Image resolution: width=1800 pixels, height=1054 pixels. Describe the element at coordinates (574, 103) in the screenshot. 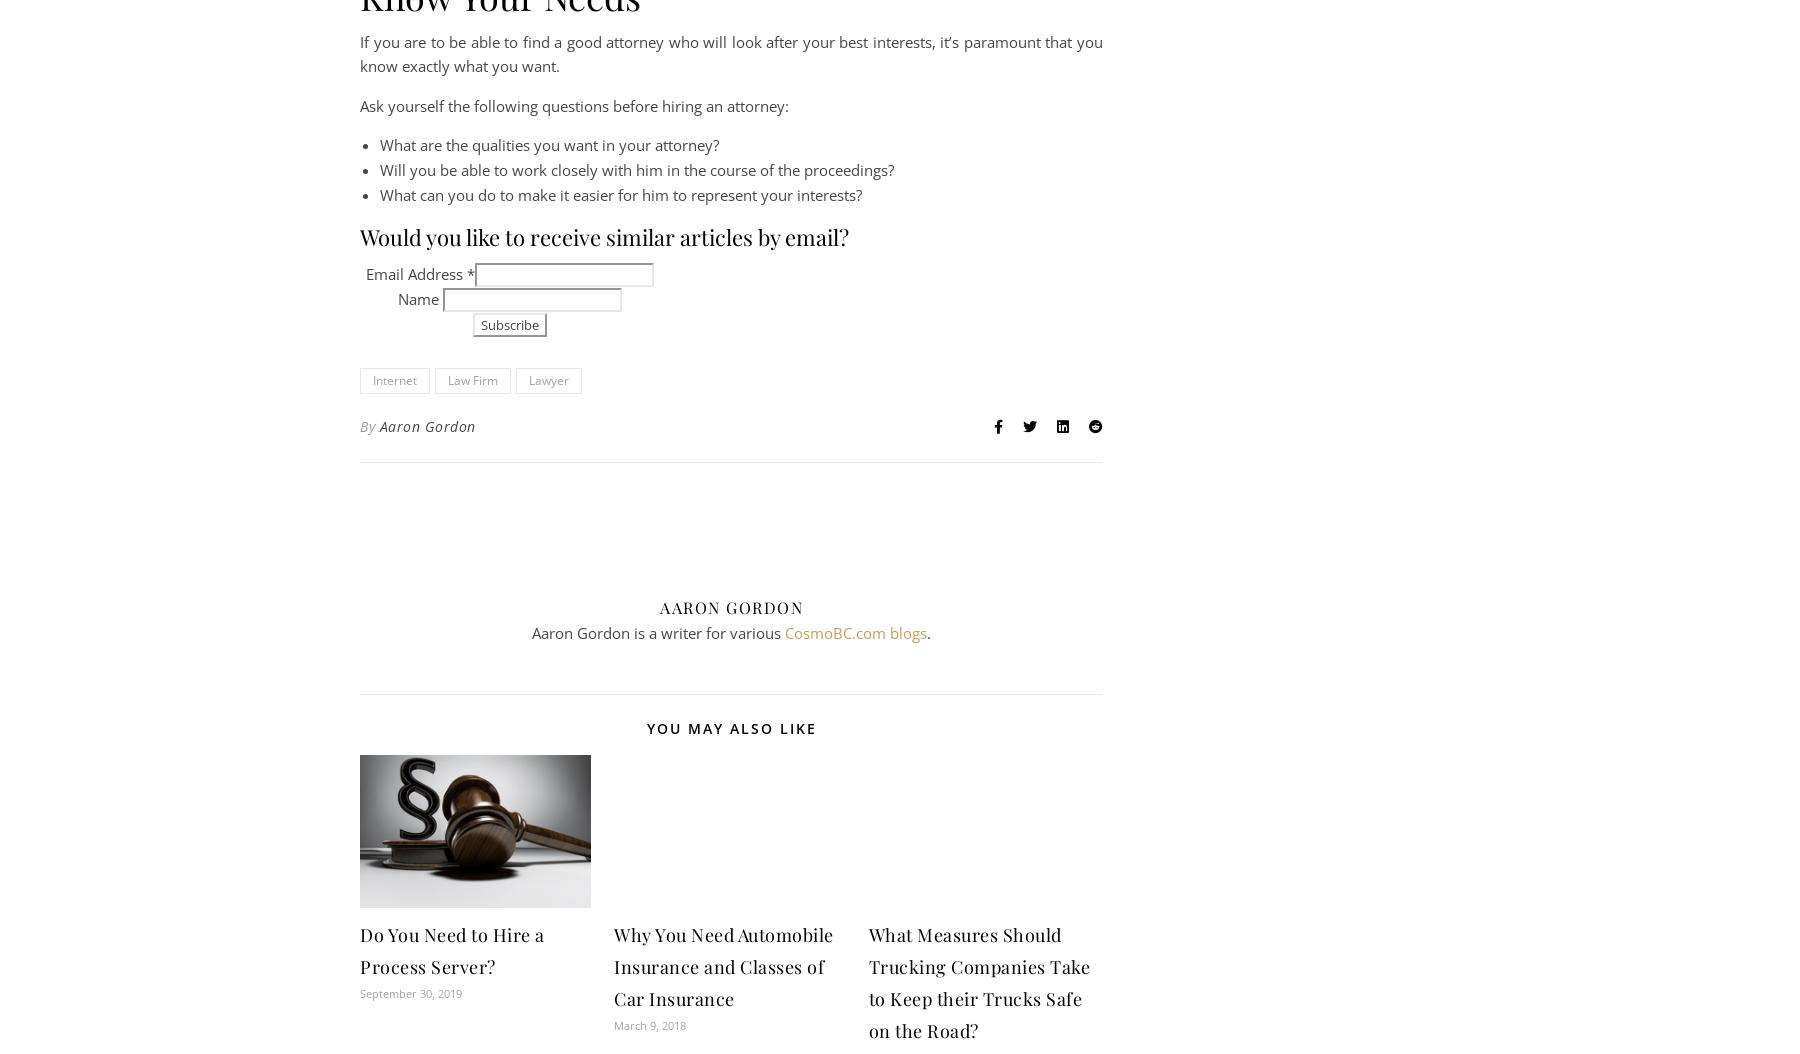

I see `'Ask yourself the following questions before hiring an attorney:'` at that location.